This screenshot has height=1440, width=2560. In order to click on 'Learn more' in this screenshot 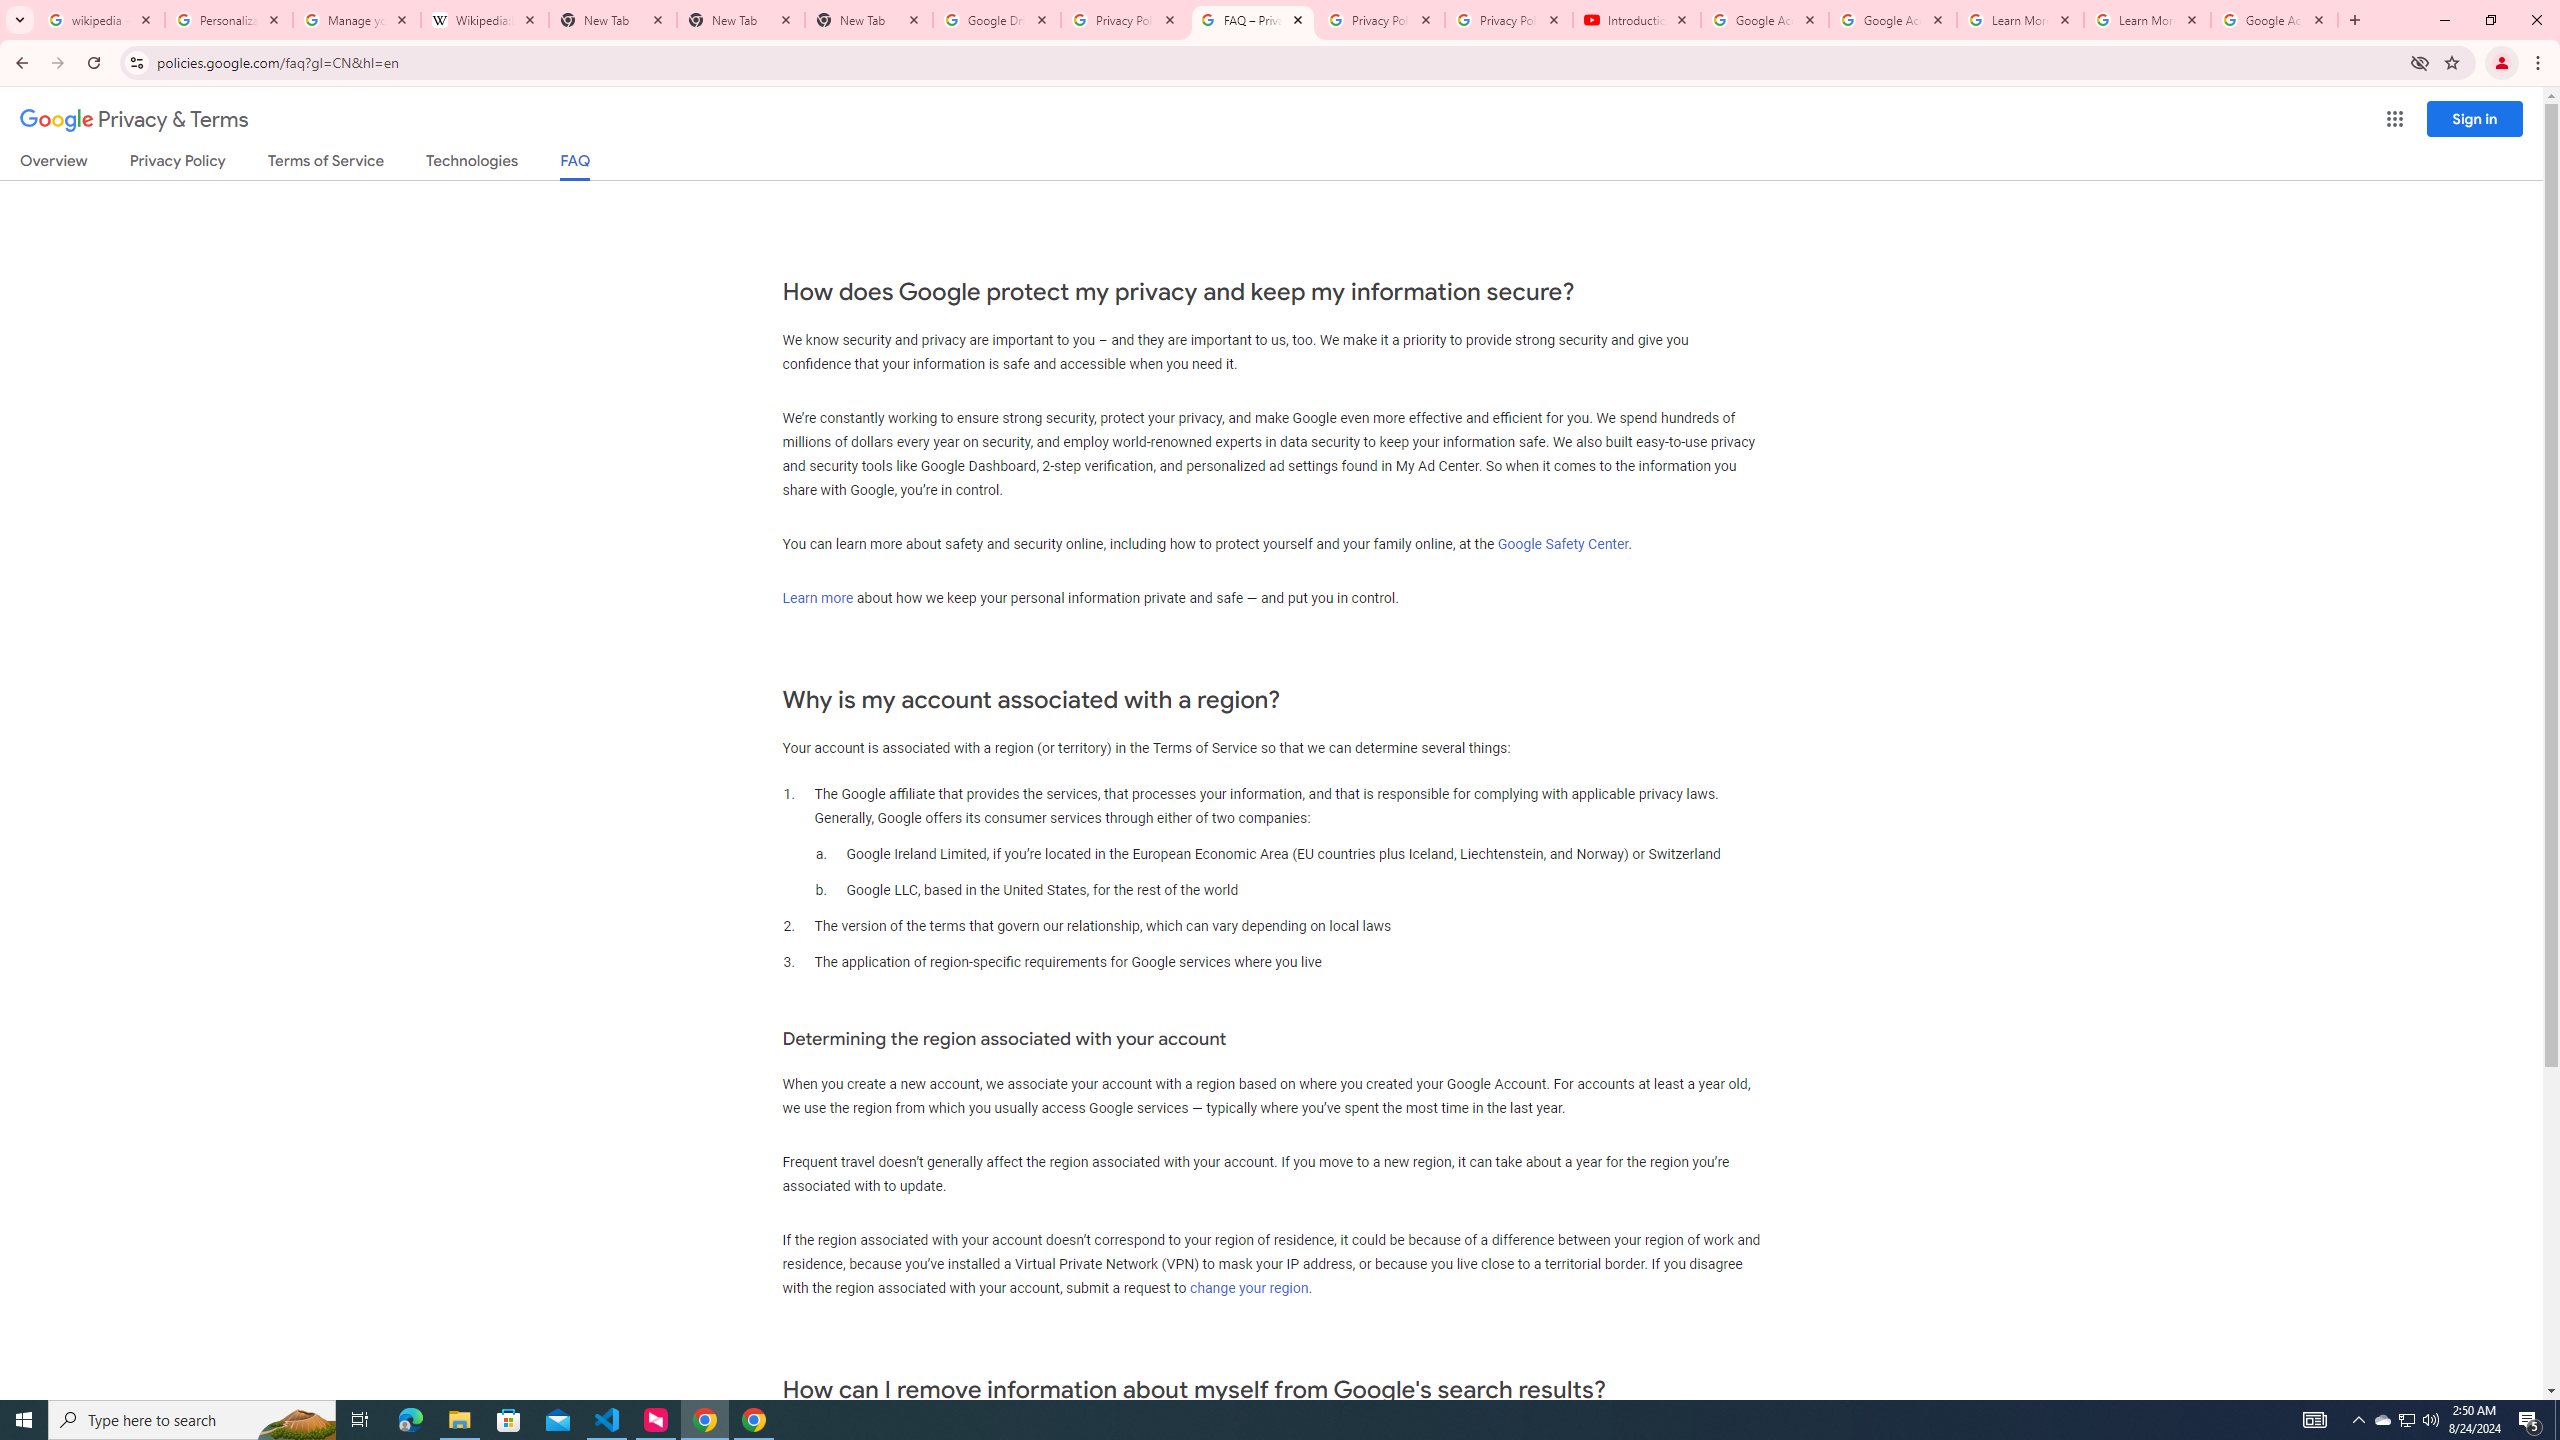, I will do `click(816, 597)`.